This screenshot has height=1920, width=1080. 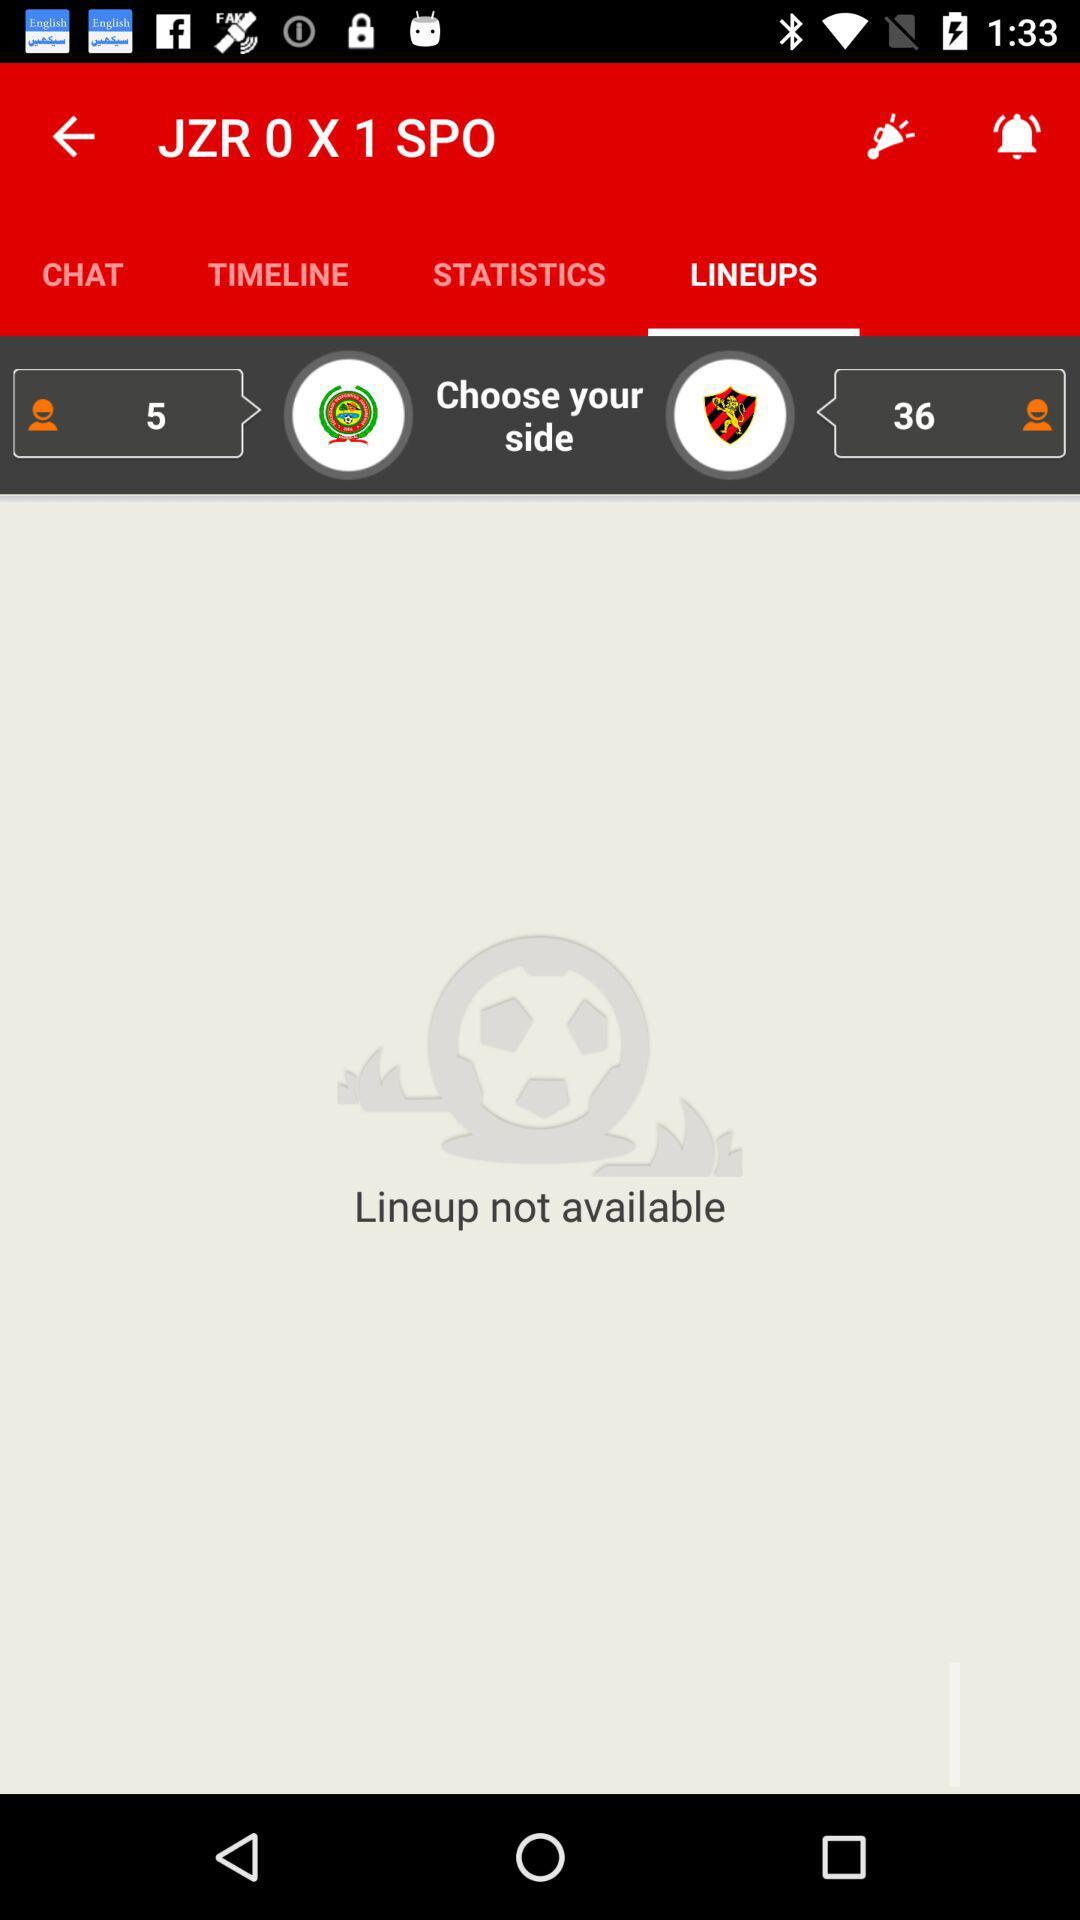 What do you see at coordinates (890, 135) in the screenshot?
I see `the app to the right of statistics app` at bounding box center [890, 135].